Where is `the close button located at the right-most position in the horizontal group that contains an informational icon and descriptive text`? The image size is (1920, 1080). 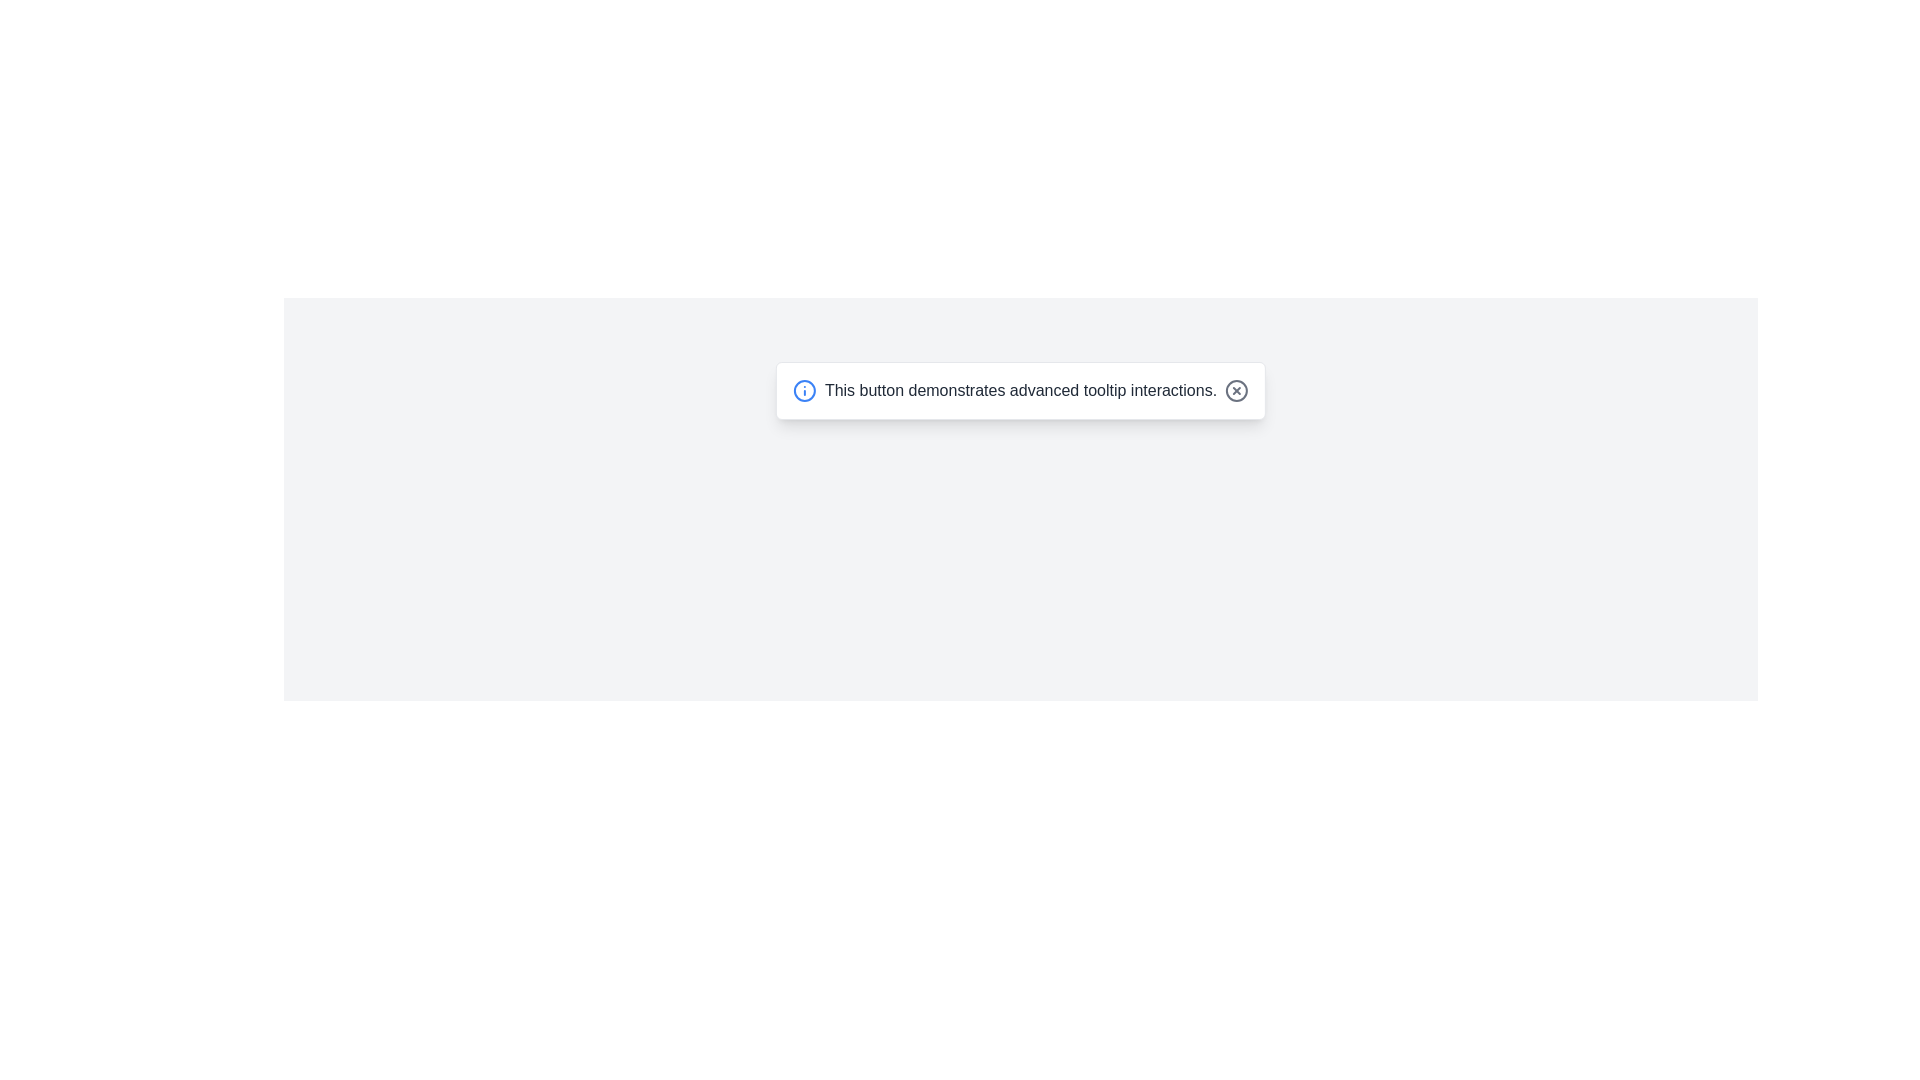
the close button located at the right-most position in the horizontal group that contains an informational icon and descriptive text is located at coordinates (1236, 390).